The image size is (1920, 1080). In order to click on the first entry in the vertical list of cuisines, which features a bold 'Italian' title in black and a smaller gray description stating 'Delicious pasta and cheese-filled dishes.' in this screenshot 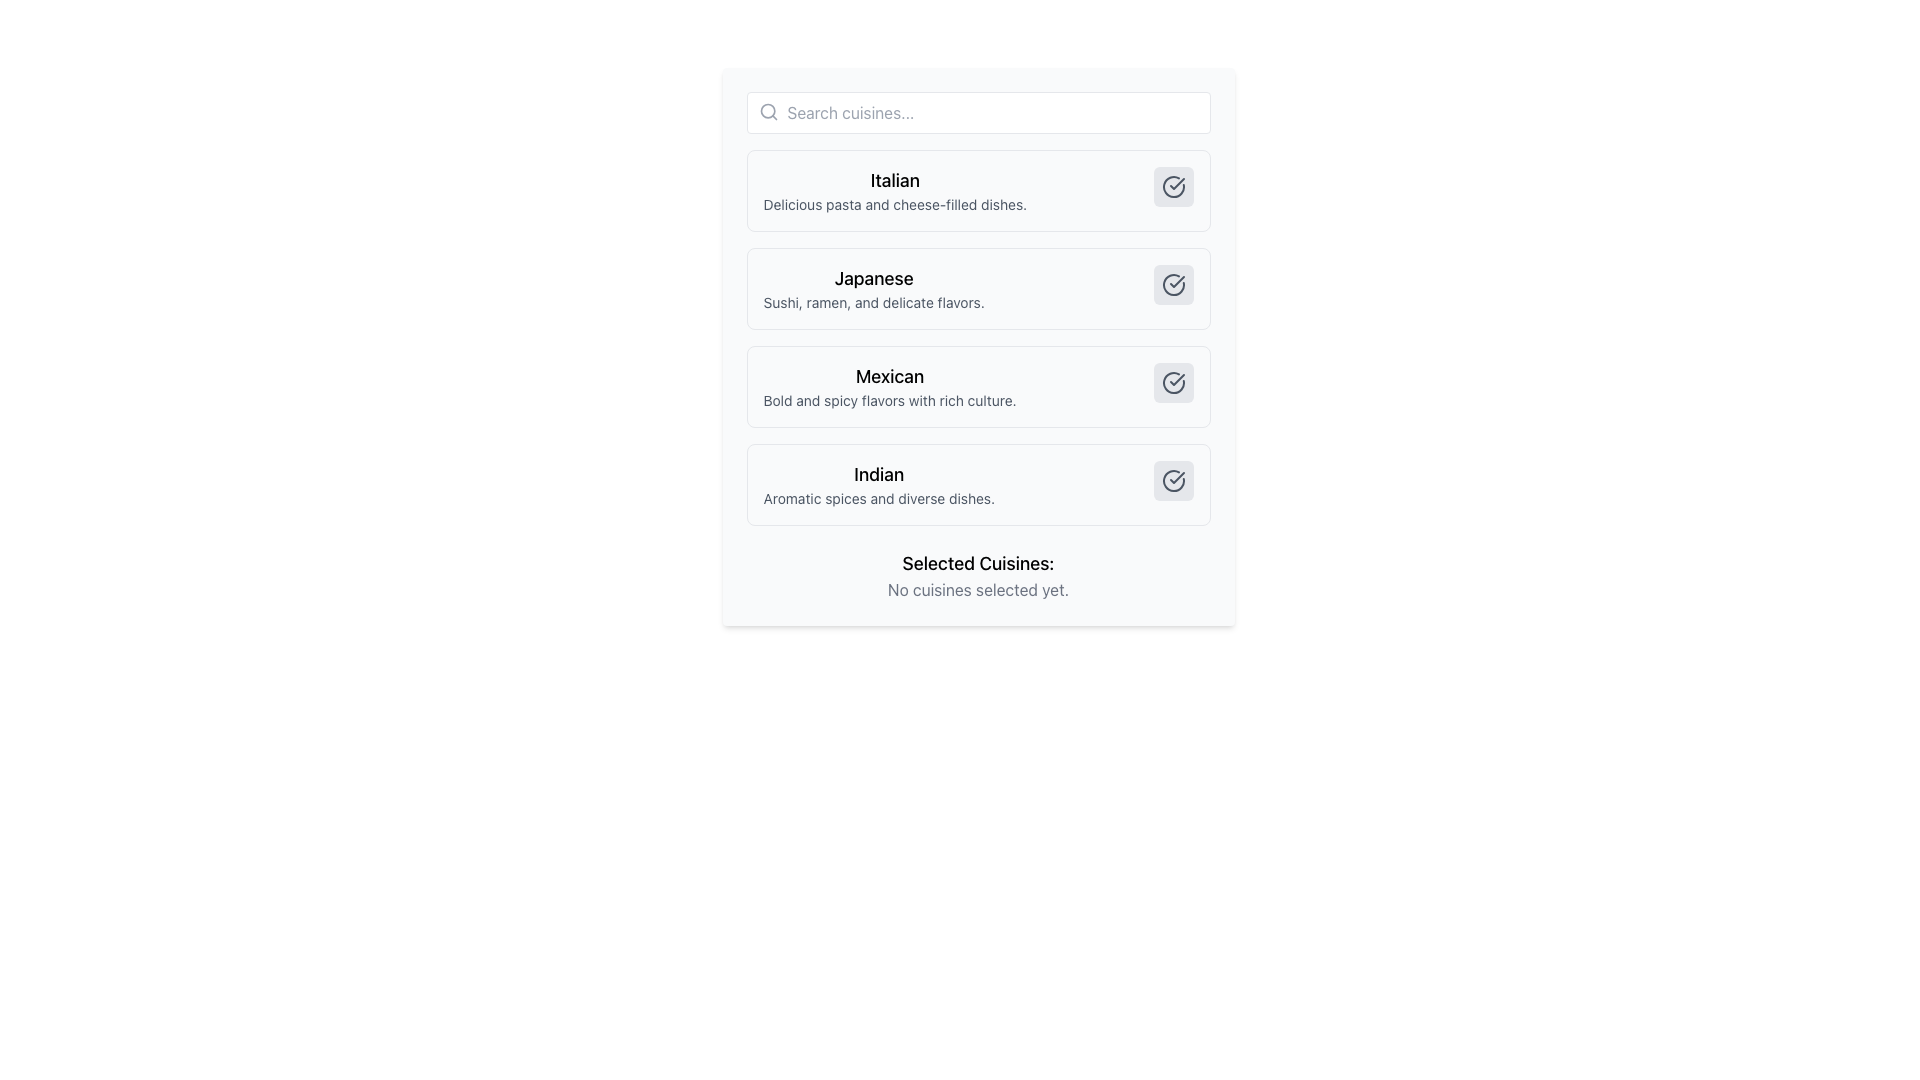, I will do `click(894, 191)`.